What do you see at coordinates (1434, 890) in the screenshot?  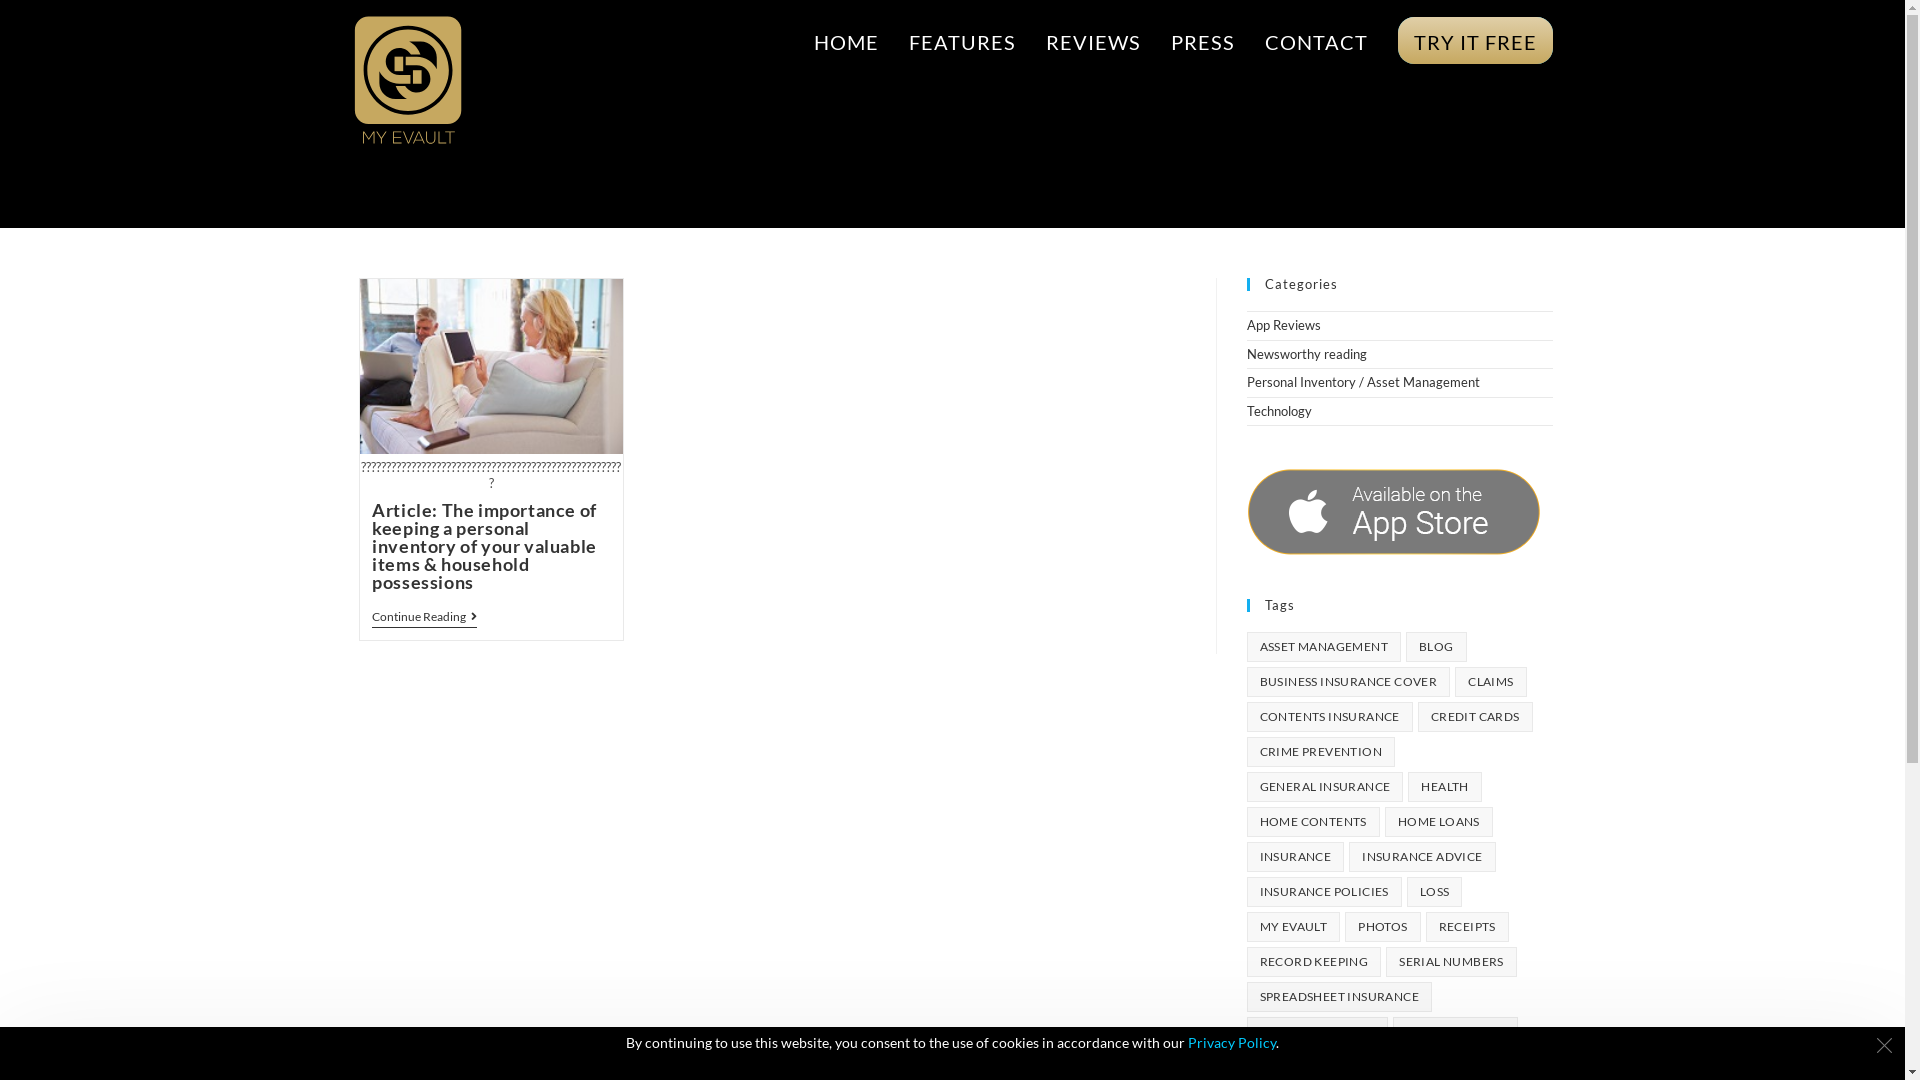 I see `'LOSS'` at bounding box center [1434, 890].